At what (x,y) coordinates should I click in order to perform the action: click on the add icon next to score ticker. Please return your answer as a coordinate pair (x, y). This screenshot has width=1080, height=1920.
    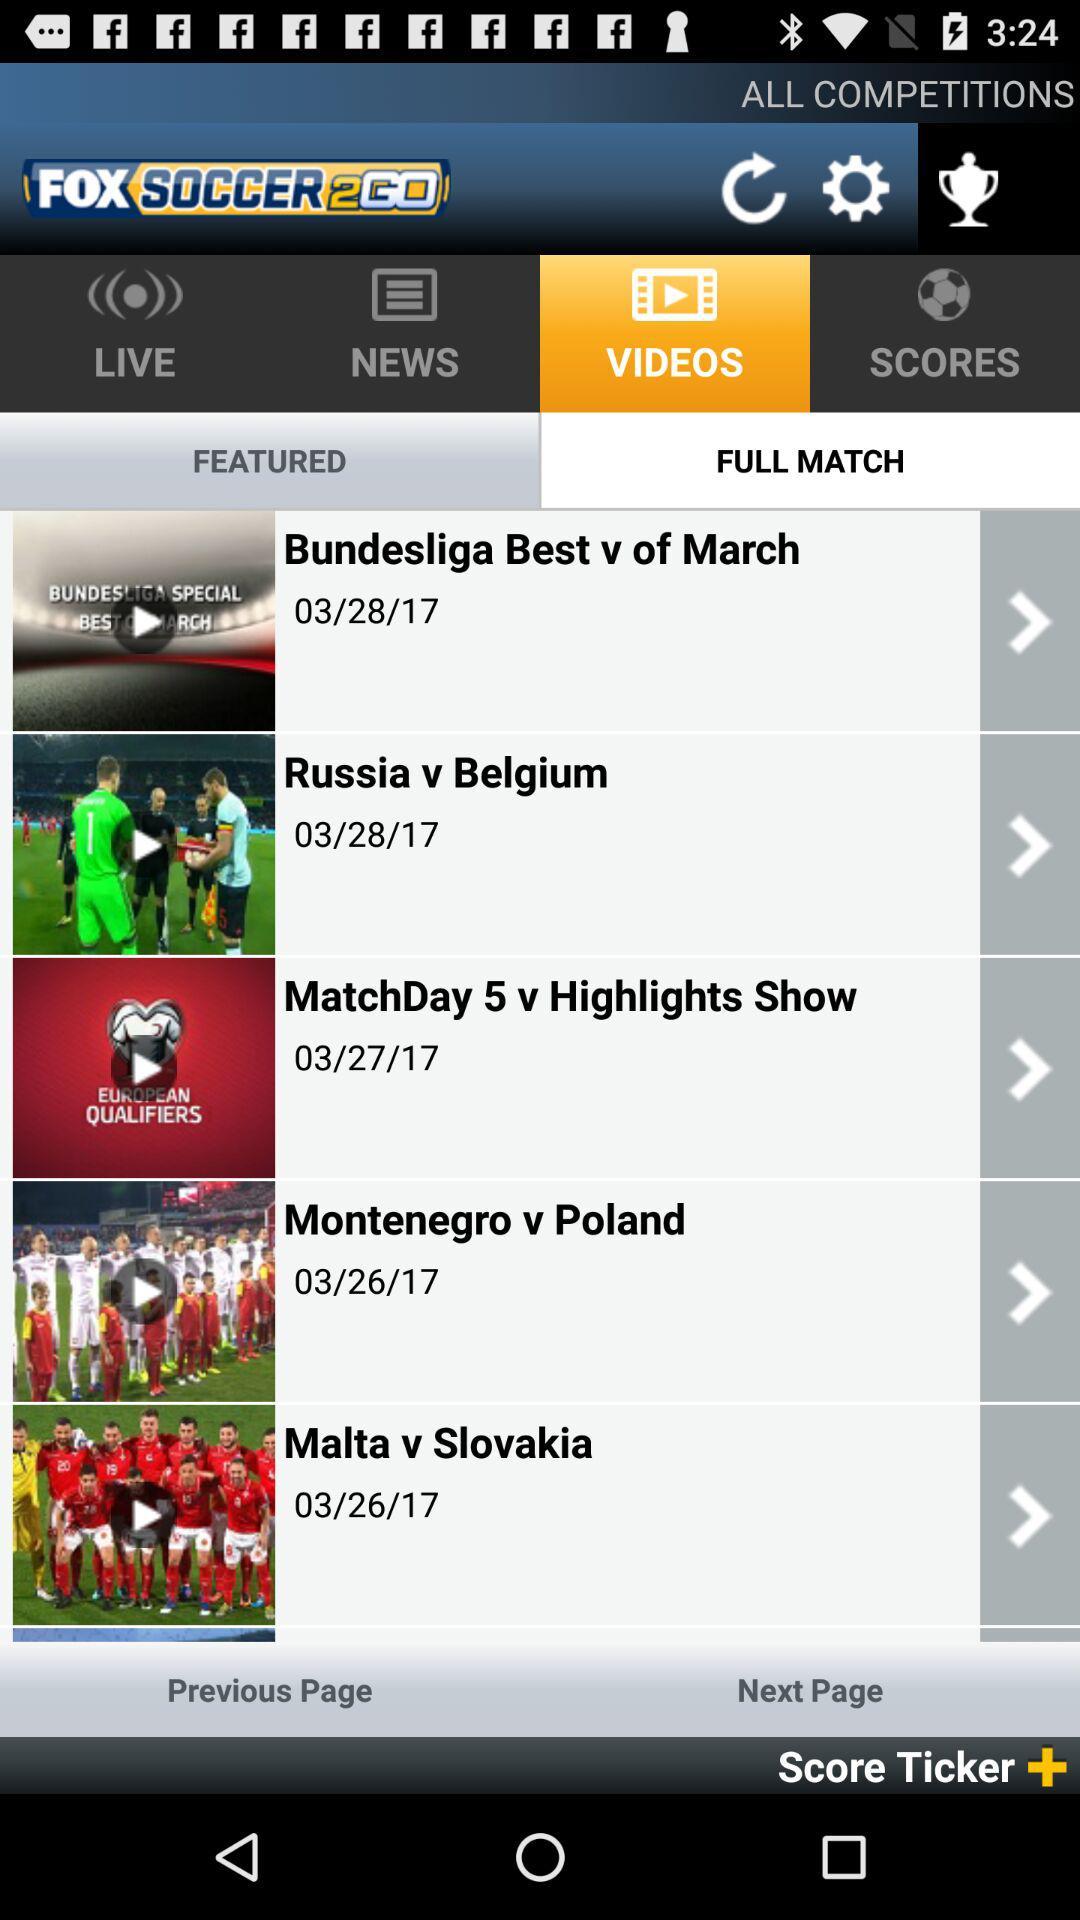
    Looking at the image, I should click on (1052, 1766).